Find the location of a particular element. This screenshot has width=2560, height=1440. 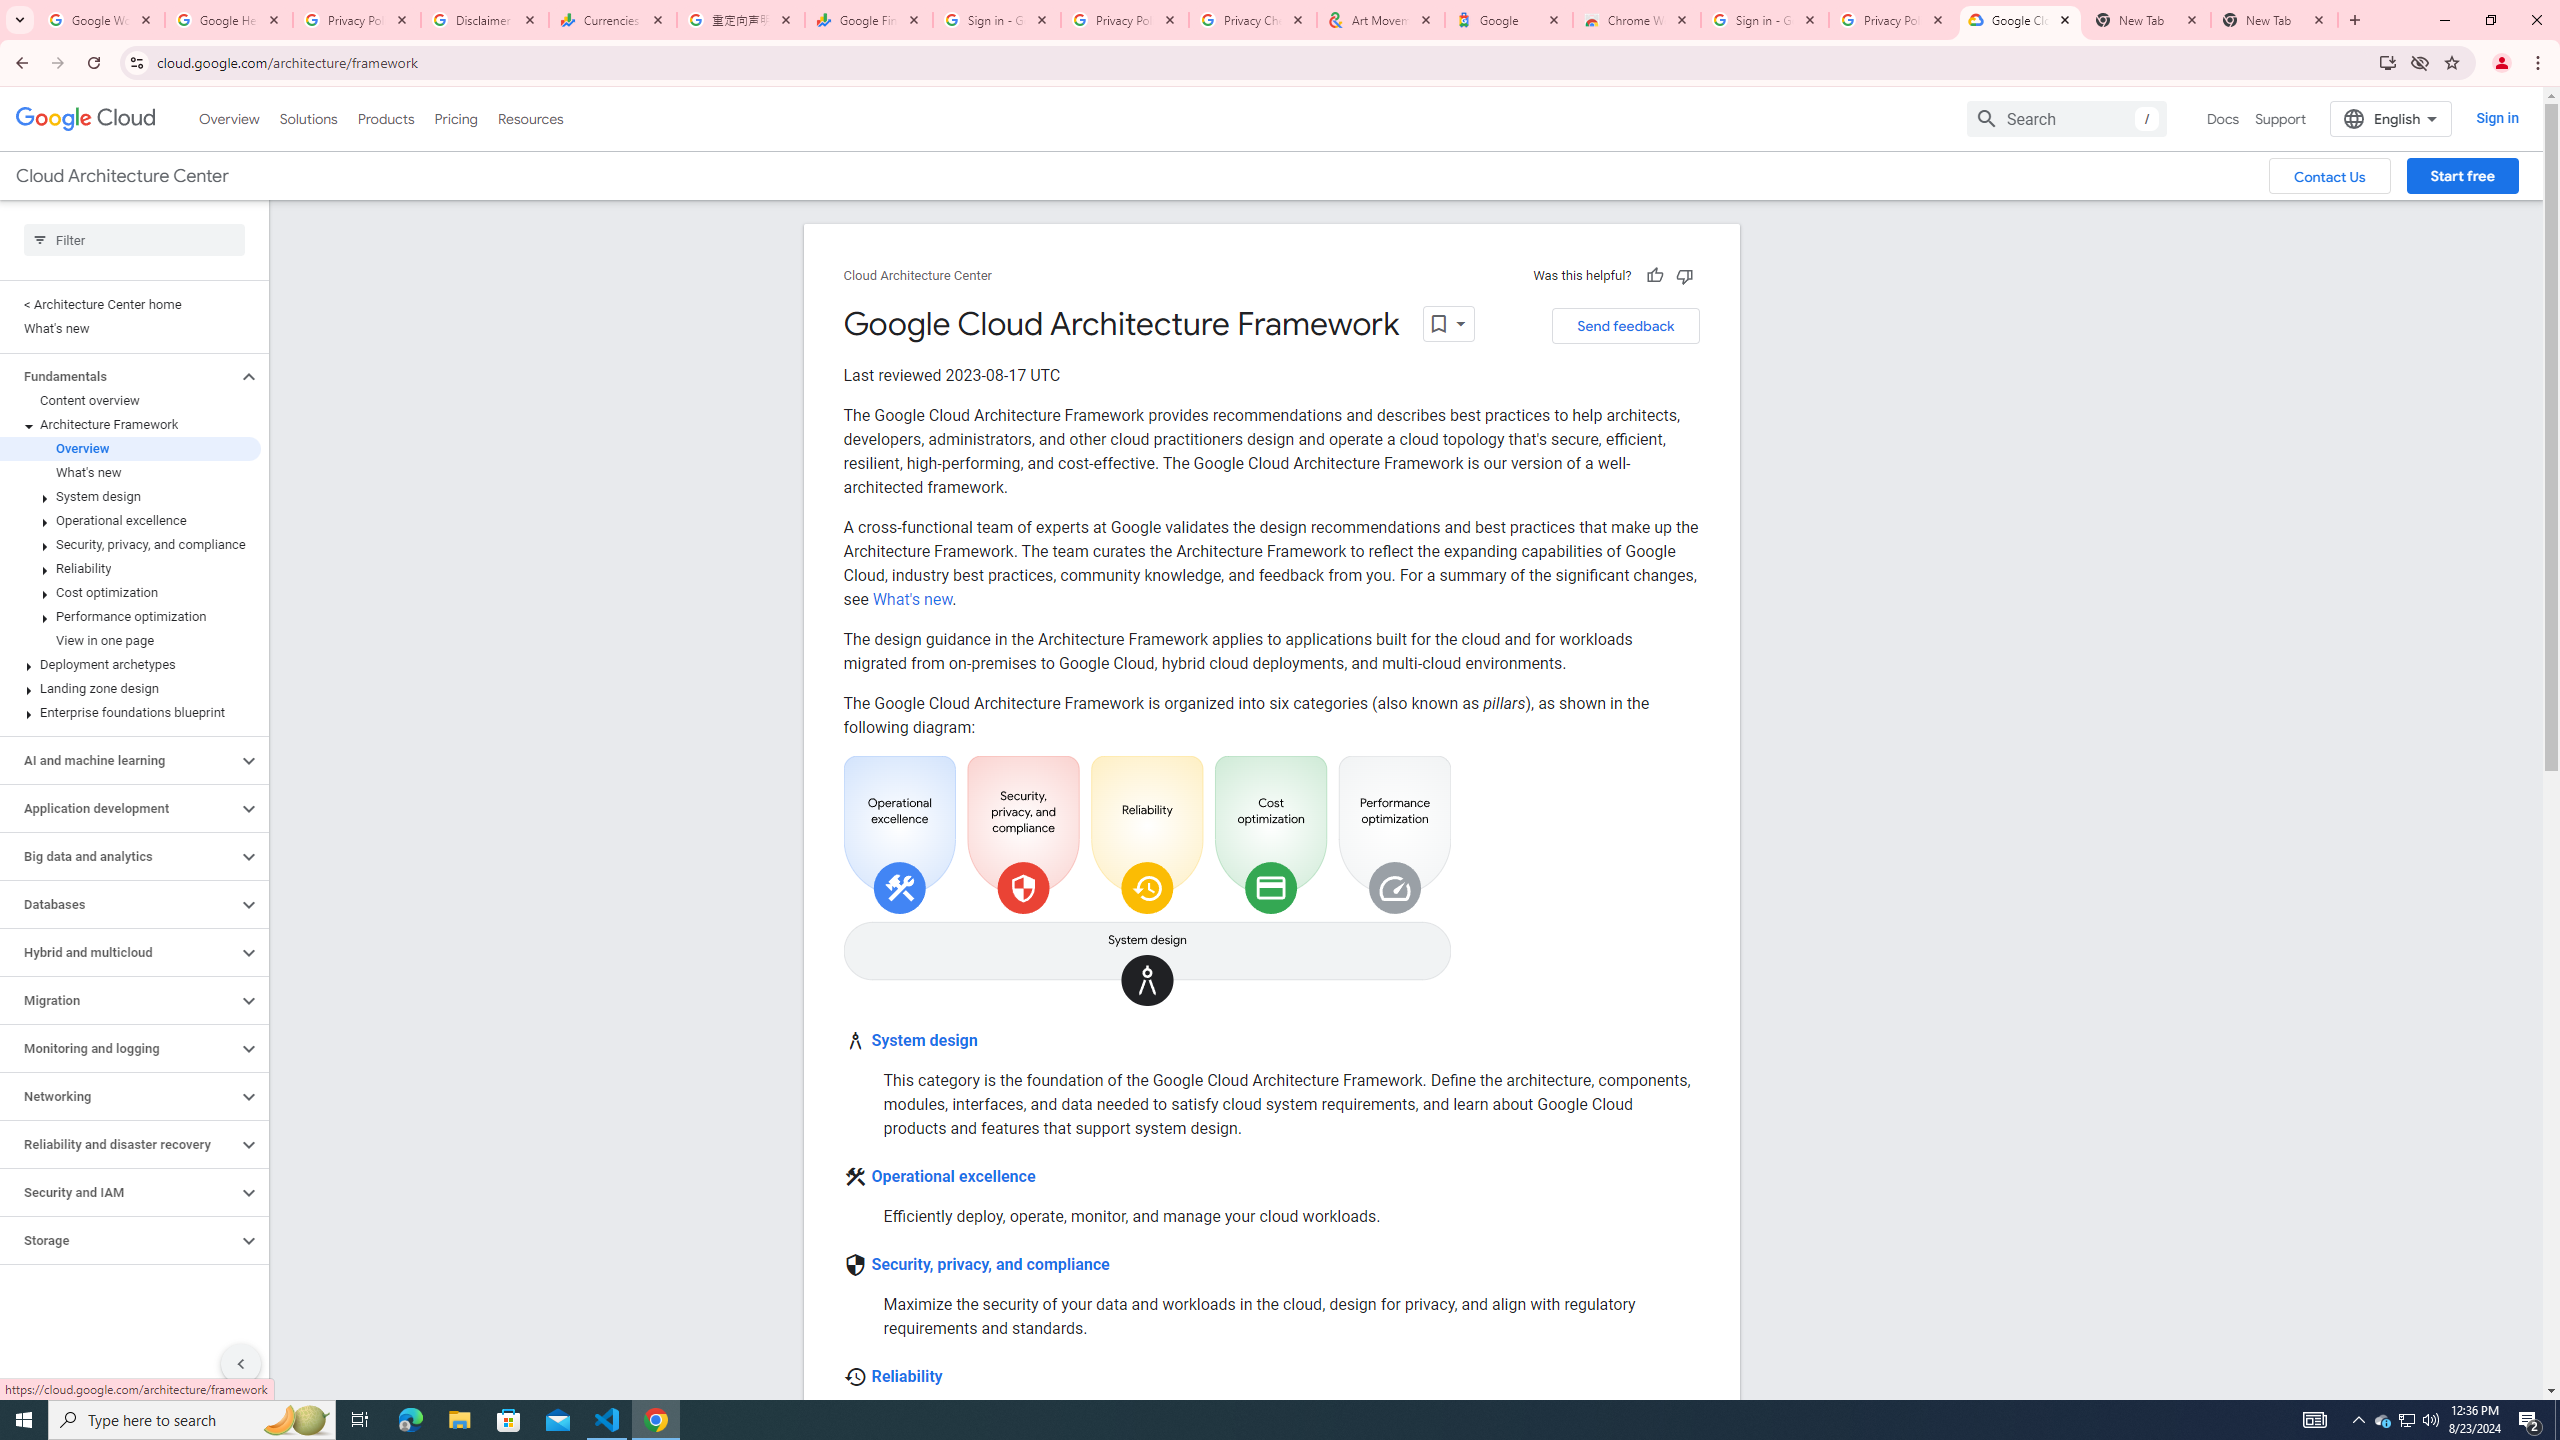

'Enterprise foundations blueprint' is located at coordinates (130, 712).